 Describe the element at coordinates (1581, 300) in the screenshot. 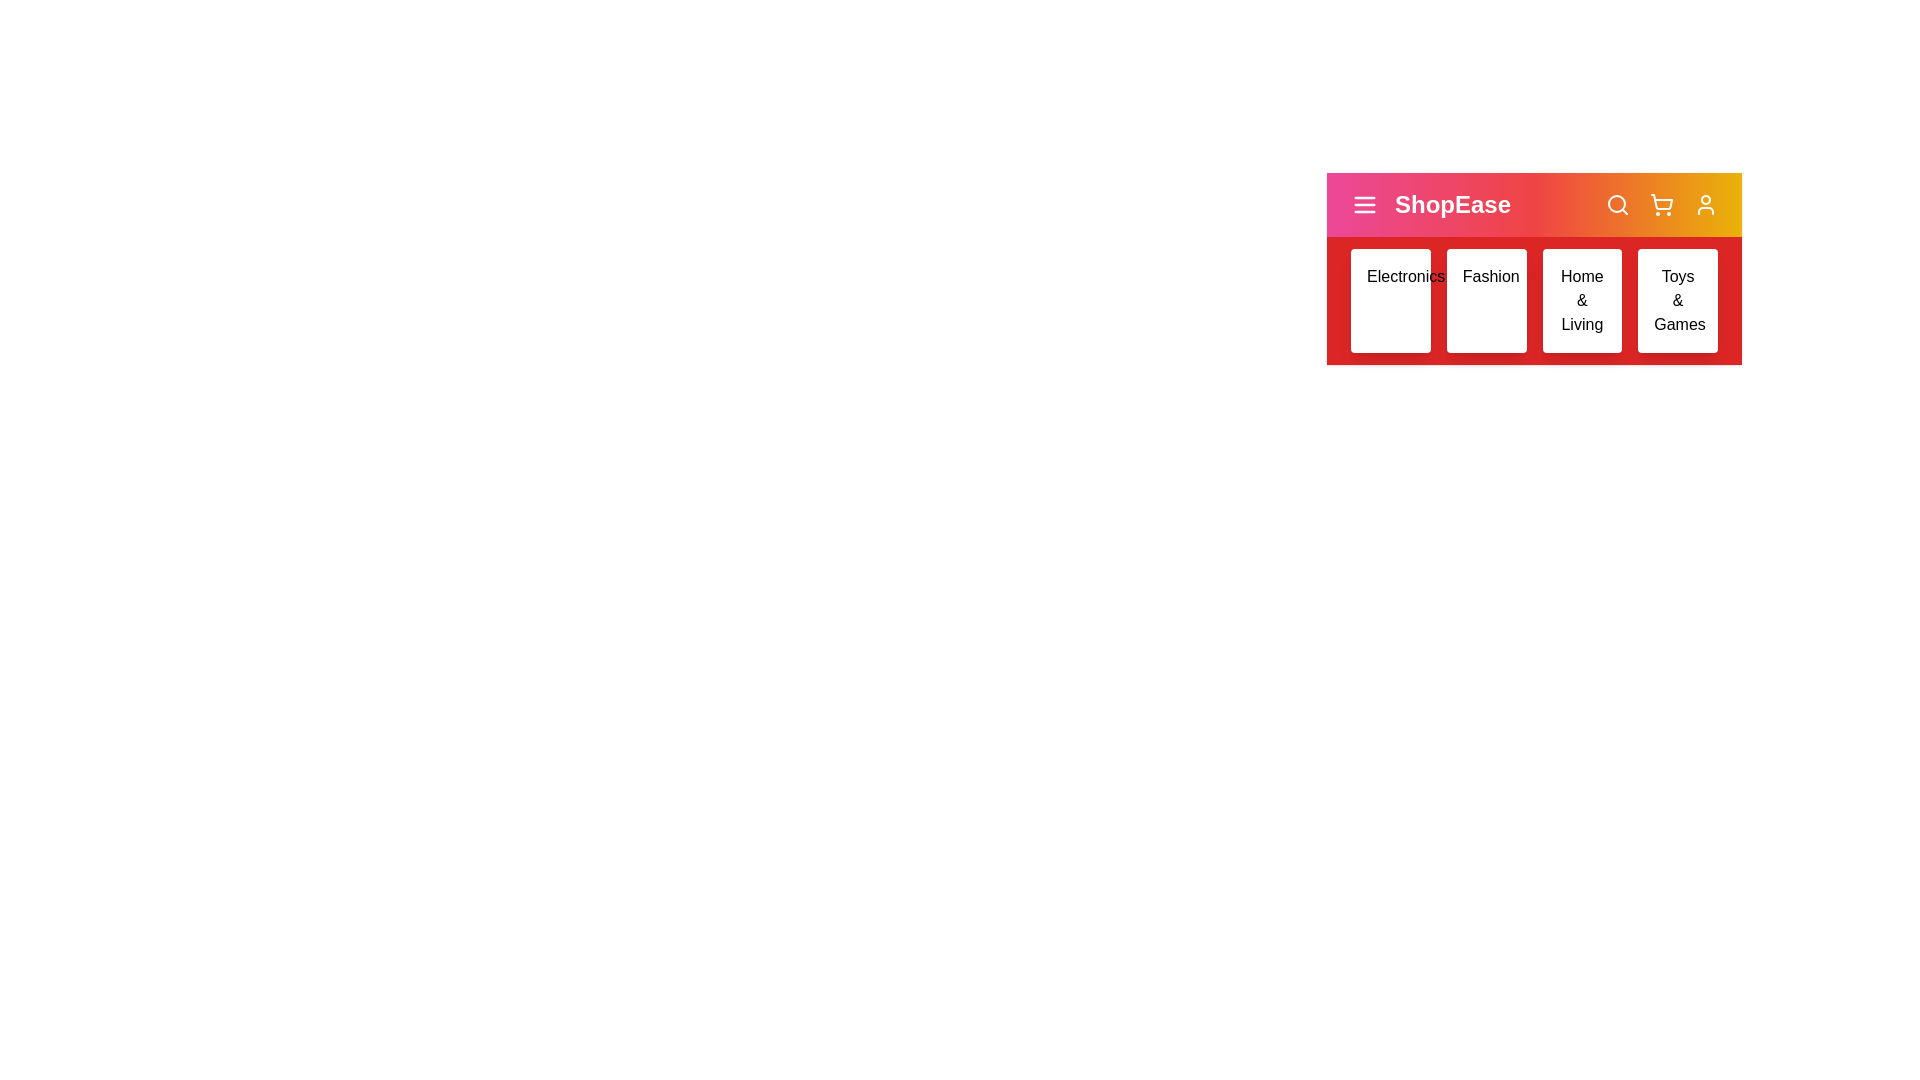

I see `the category Home & Living to view its hover effect` at that location.